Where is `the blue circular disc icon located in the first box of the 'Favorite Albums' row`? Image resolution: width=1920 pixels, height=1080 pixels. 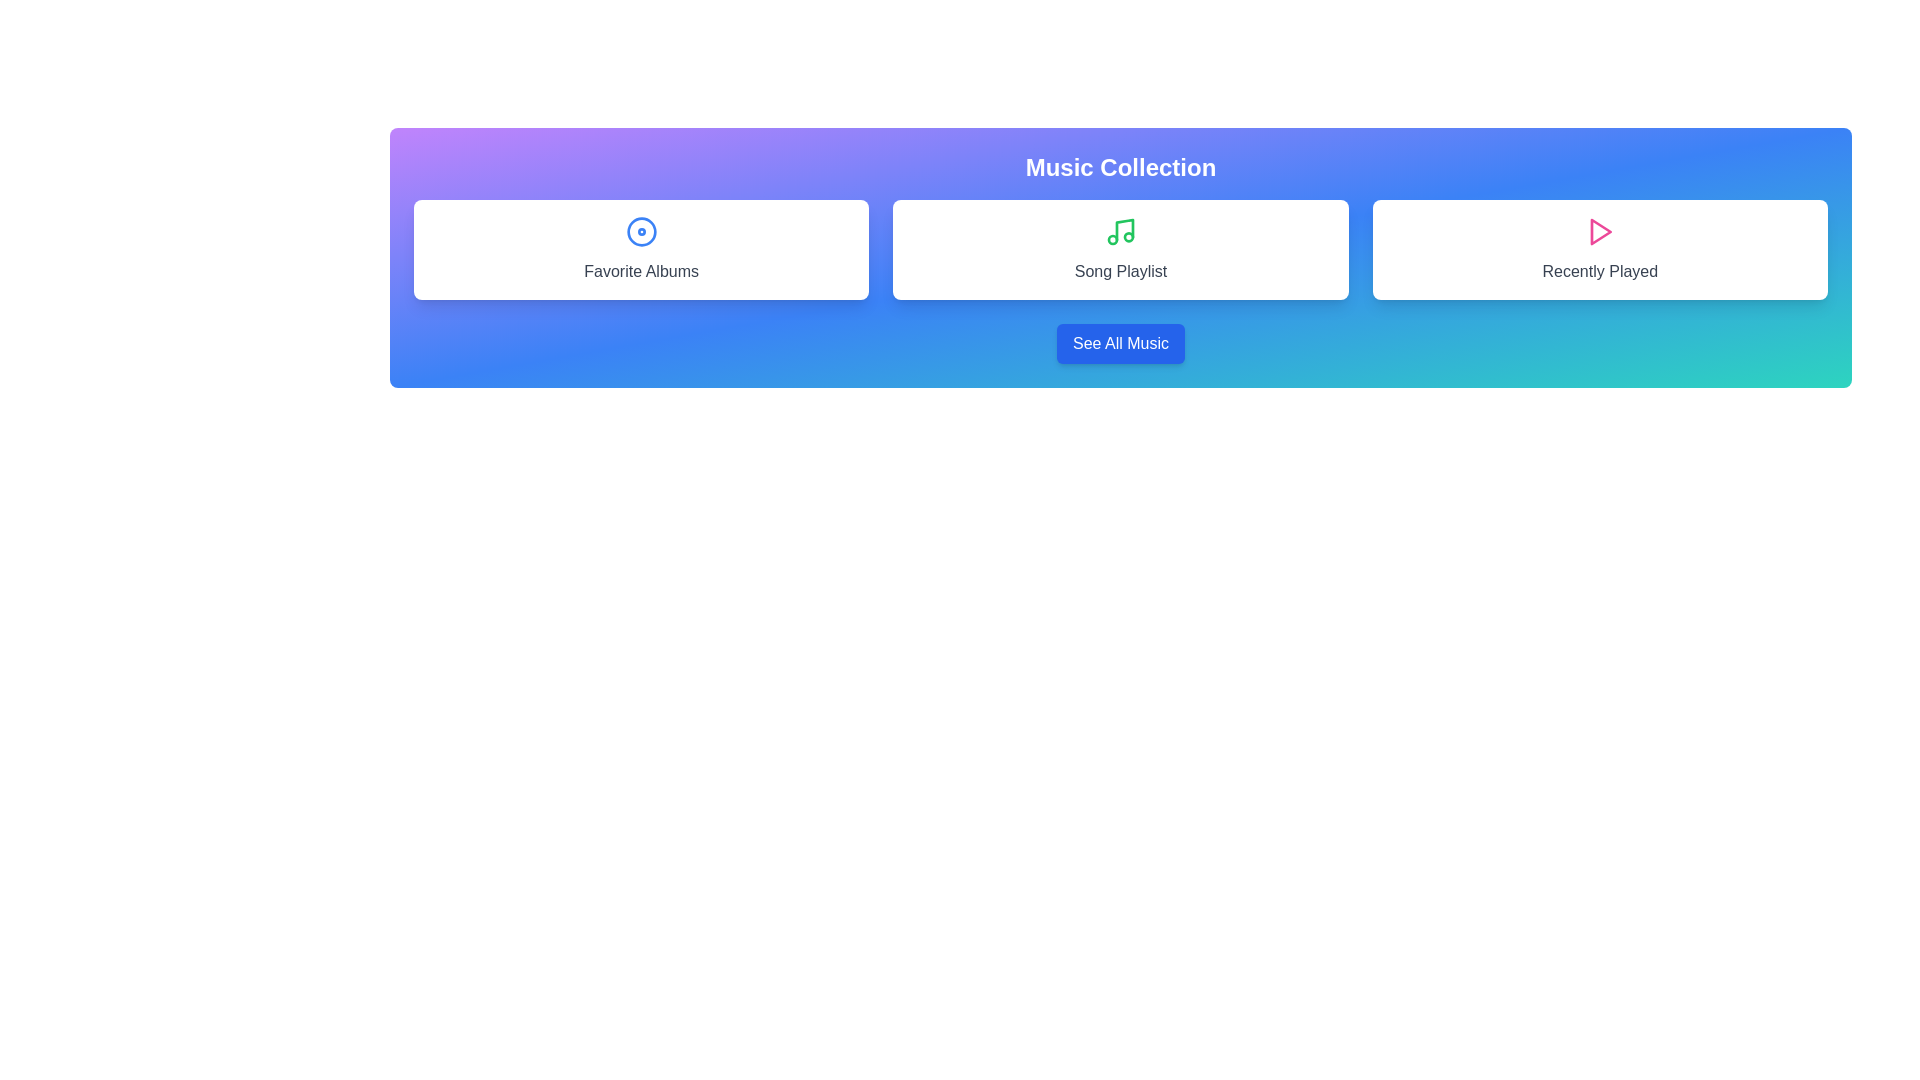
the blue circular disc icon located in the first box of the 'Favorite Albums' row is located at coordinates (641, 230).